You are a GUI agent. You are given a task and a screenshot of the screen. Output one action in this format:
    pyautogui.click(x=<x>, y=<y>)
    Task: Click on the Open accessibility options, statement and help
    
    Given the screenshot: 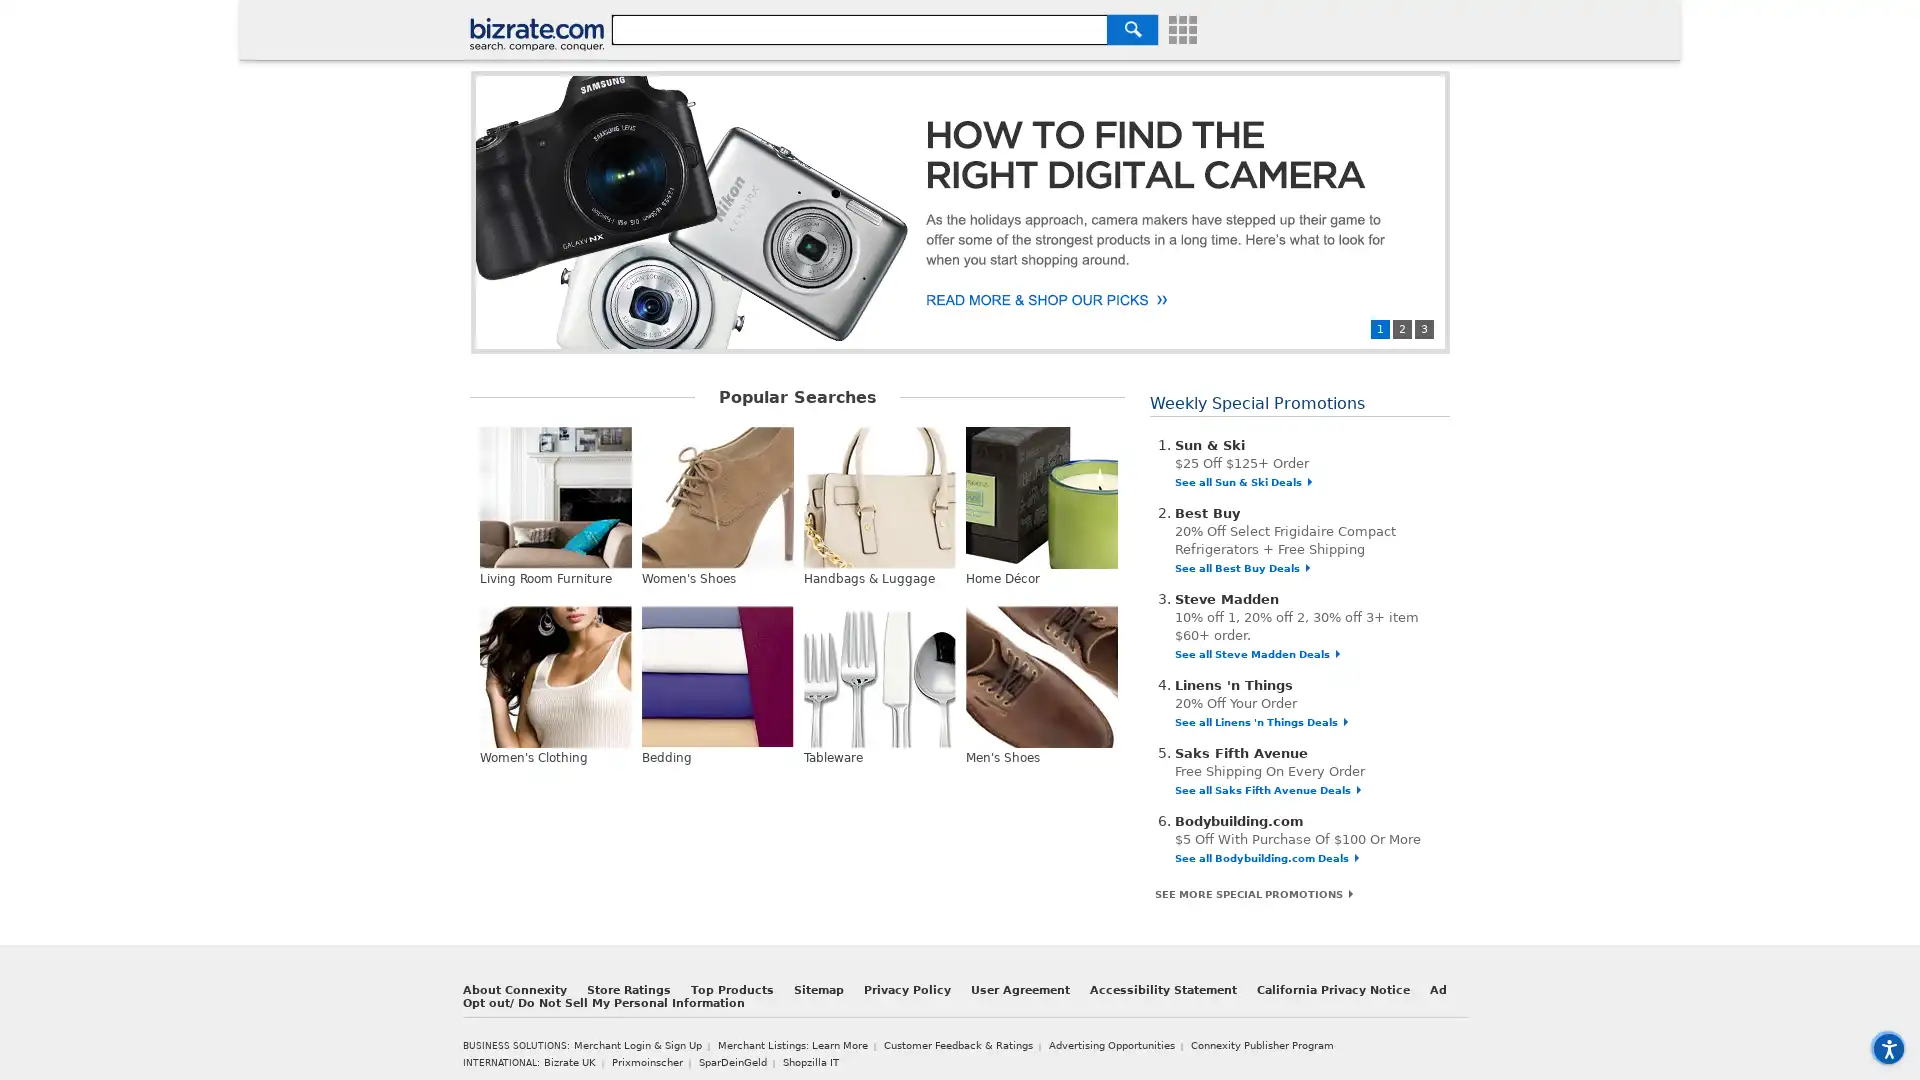 What is the action you would take?
    pyautogui.click(x=1884, y=1044)
    